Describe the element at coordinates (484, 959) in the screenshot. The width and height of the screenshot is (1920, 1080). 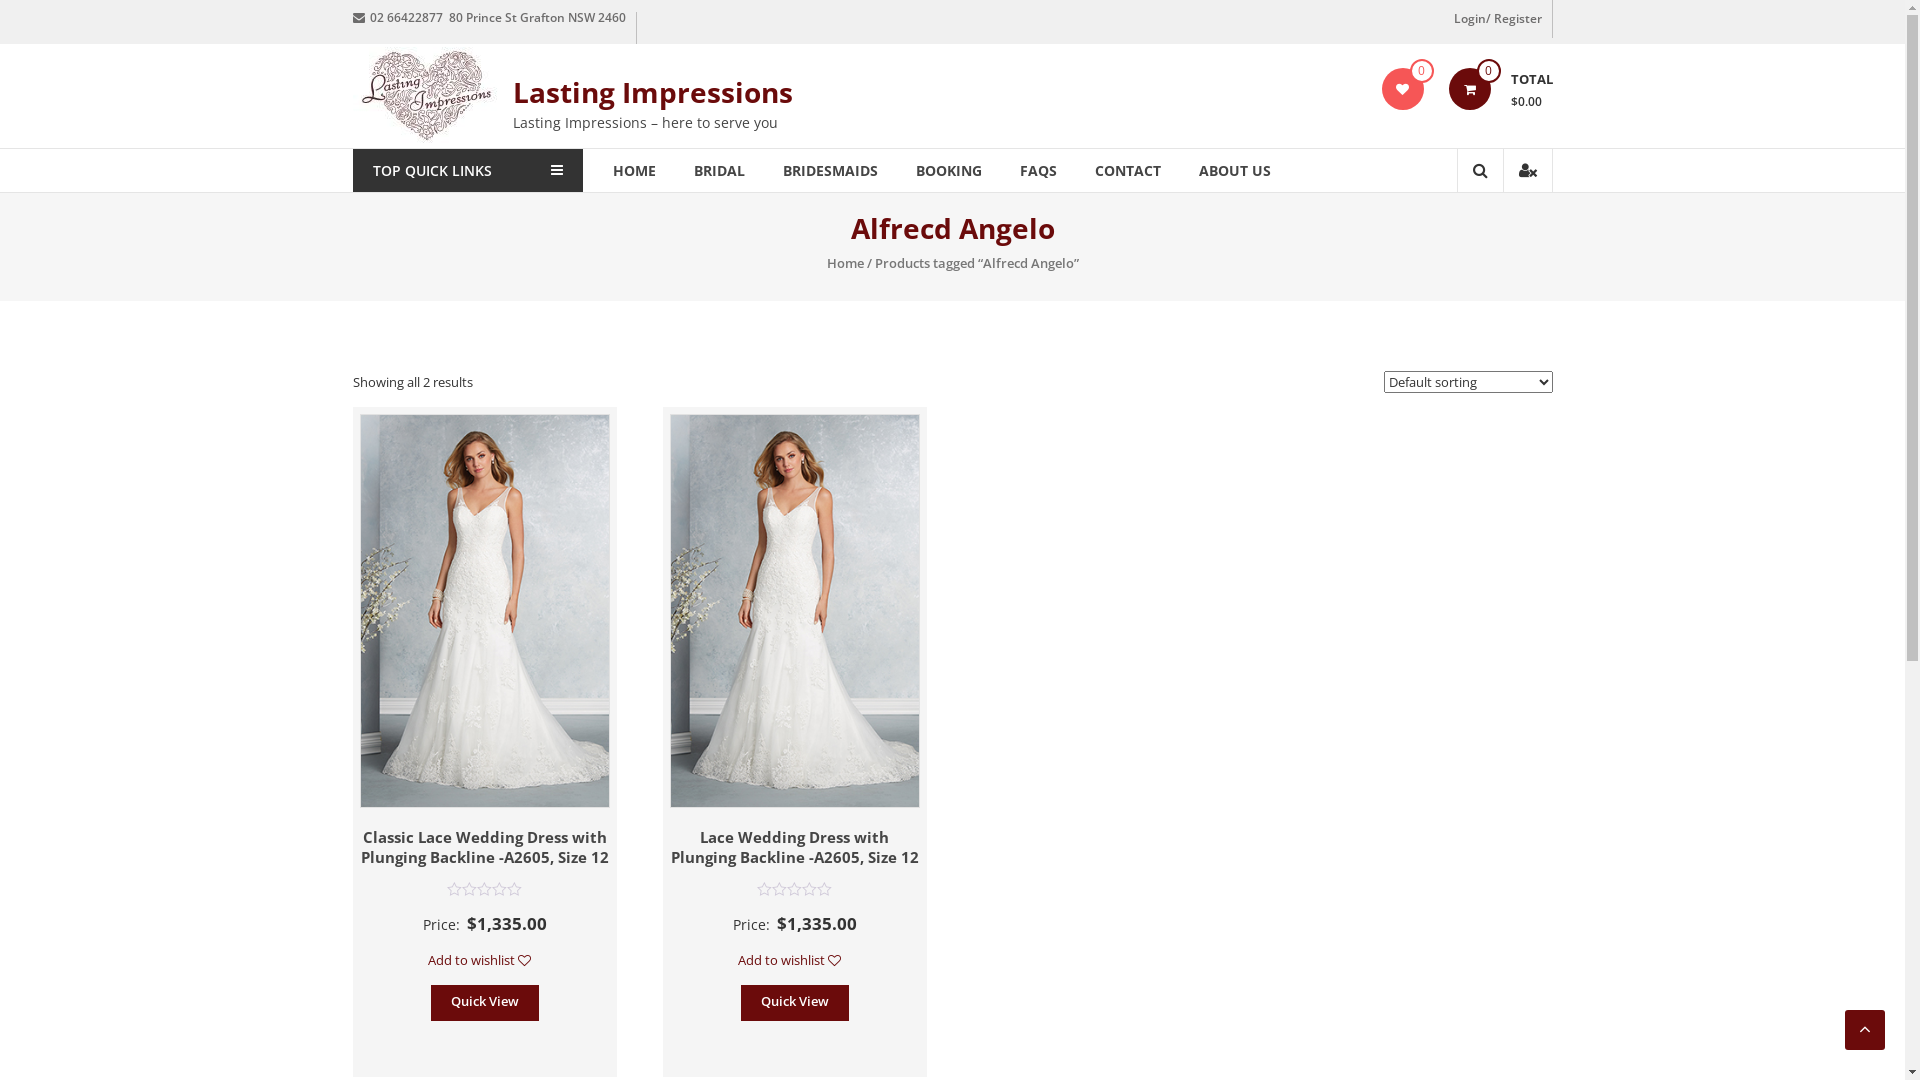
I see `'Add to wishlist'` at that location.